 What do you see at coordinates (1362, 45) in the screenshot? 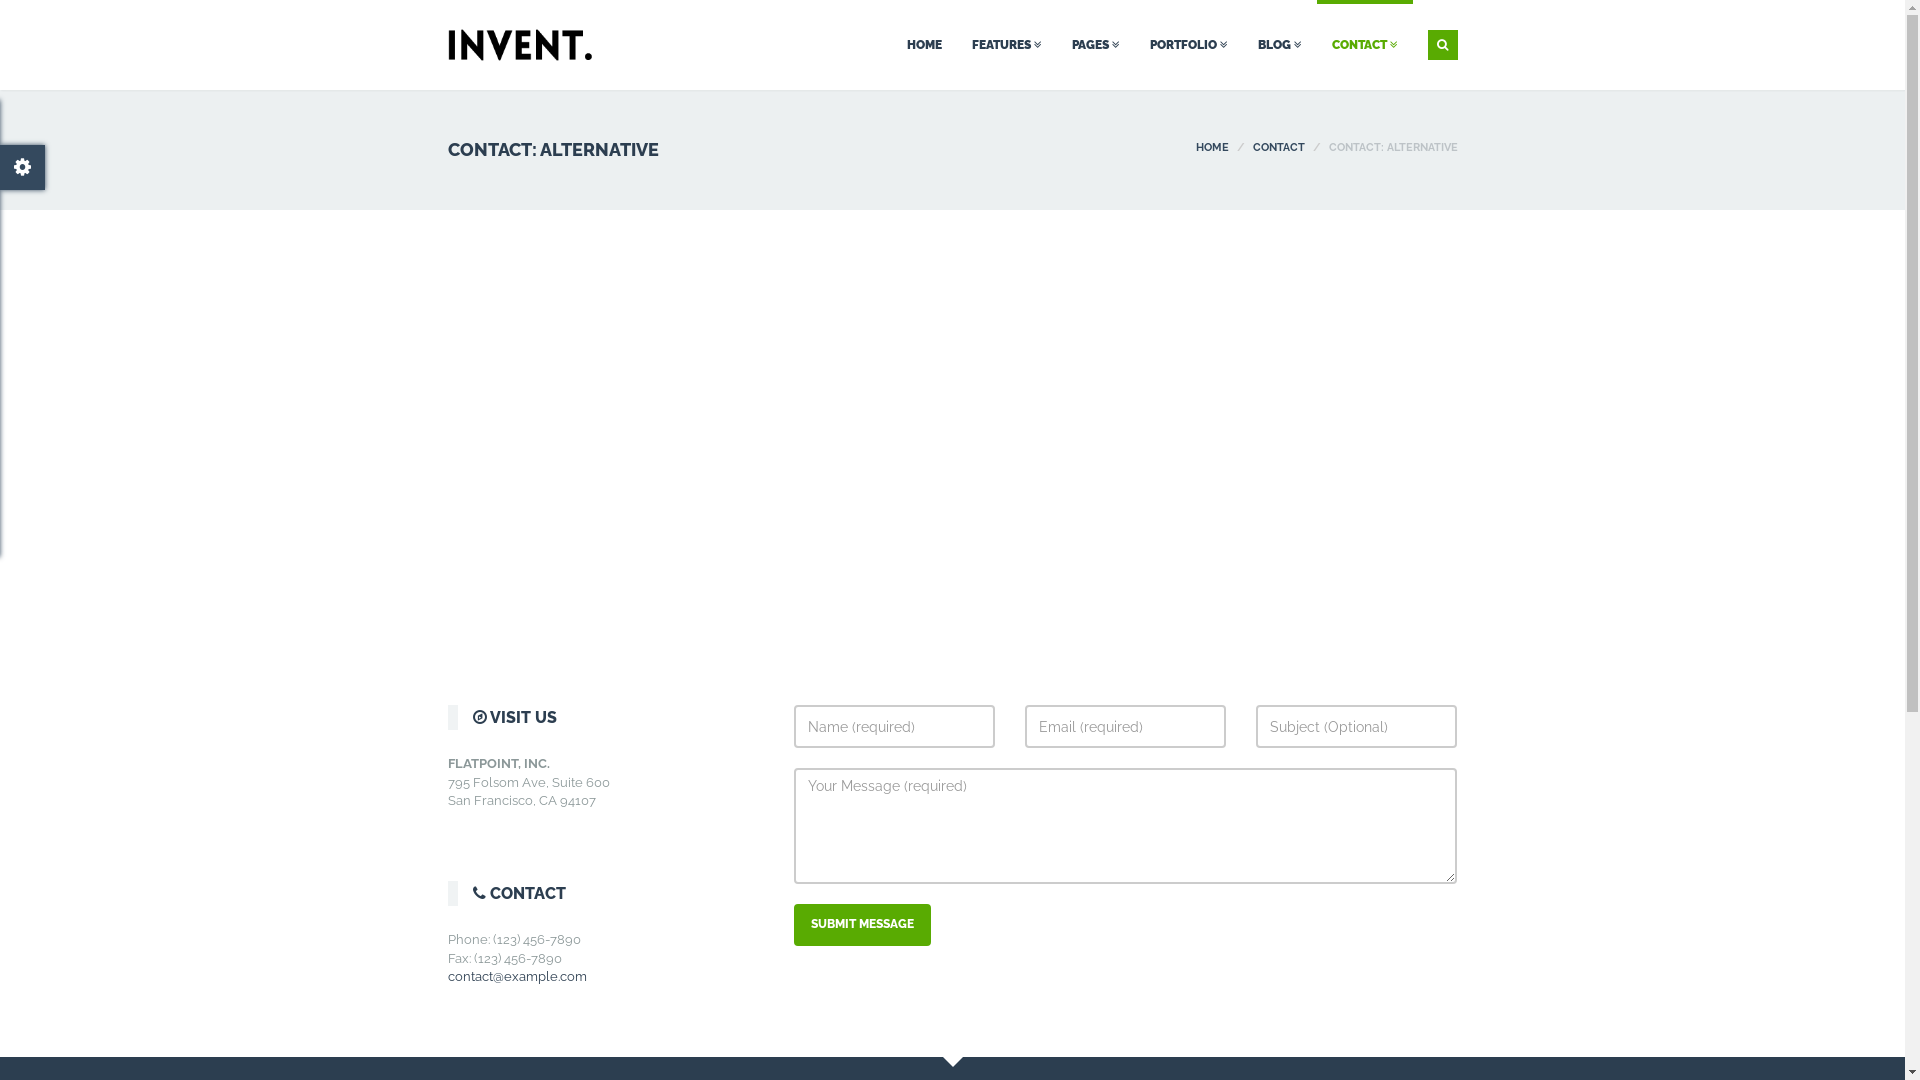
I see `'CONTACT'` at bounding box center [1362, 45].